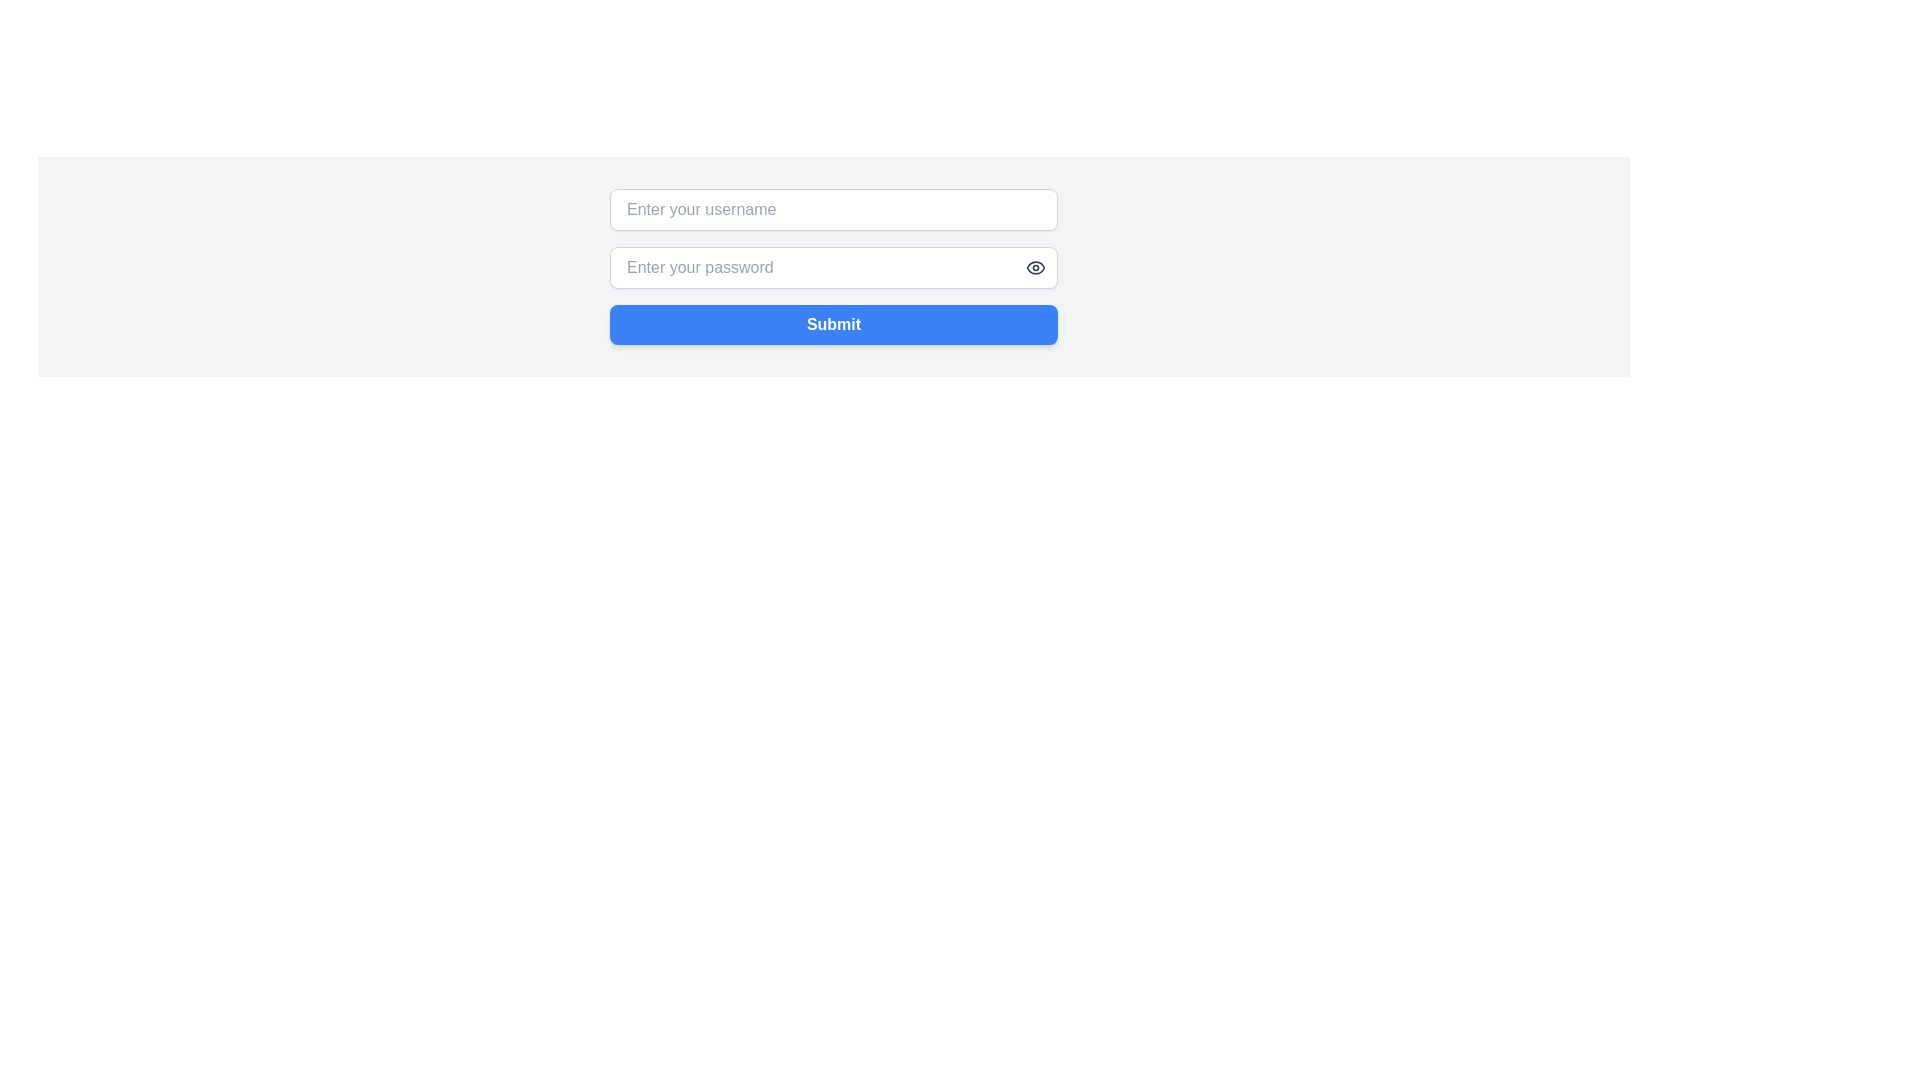 The width and height of the screenshot is (1920, 1080). Describe the element at coordinates (1036, 266) in the screenshot. I see `the Eye icon located at the far right corner of the password input field` at that location.